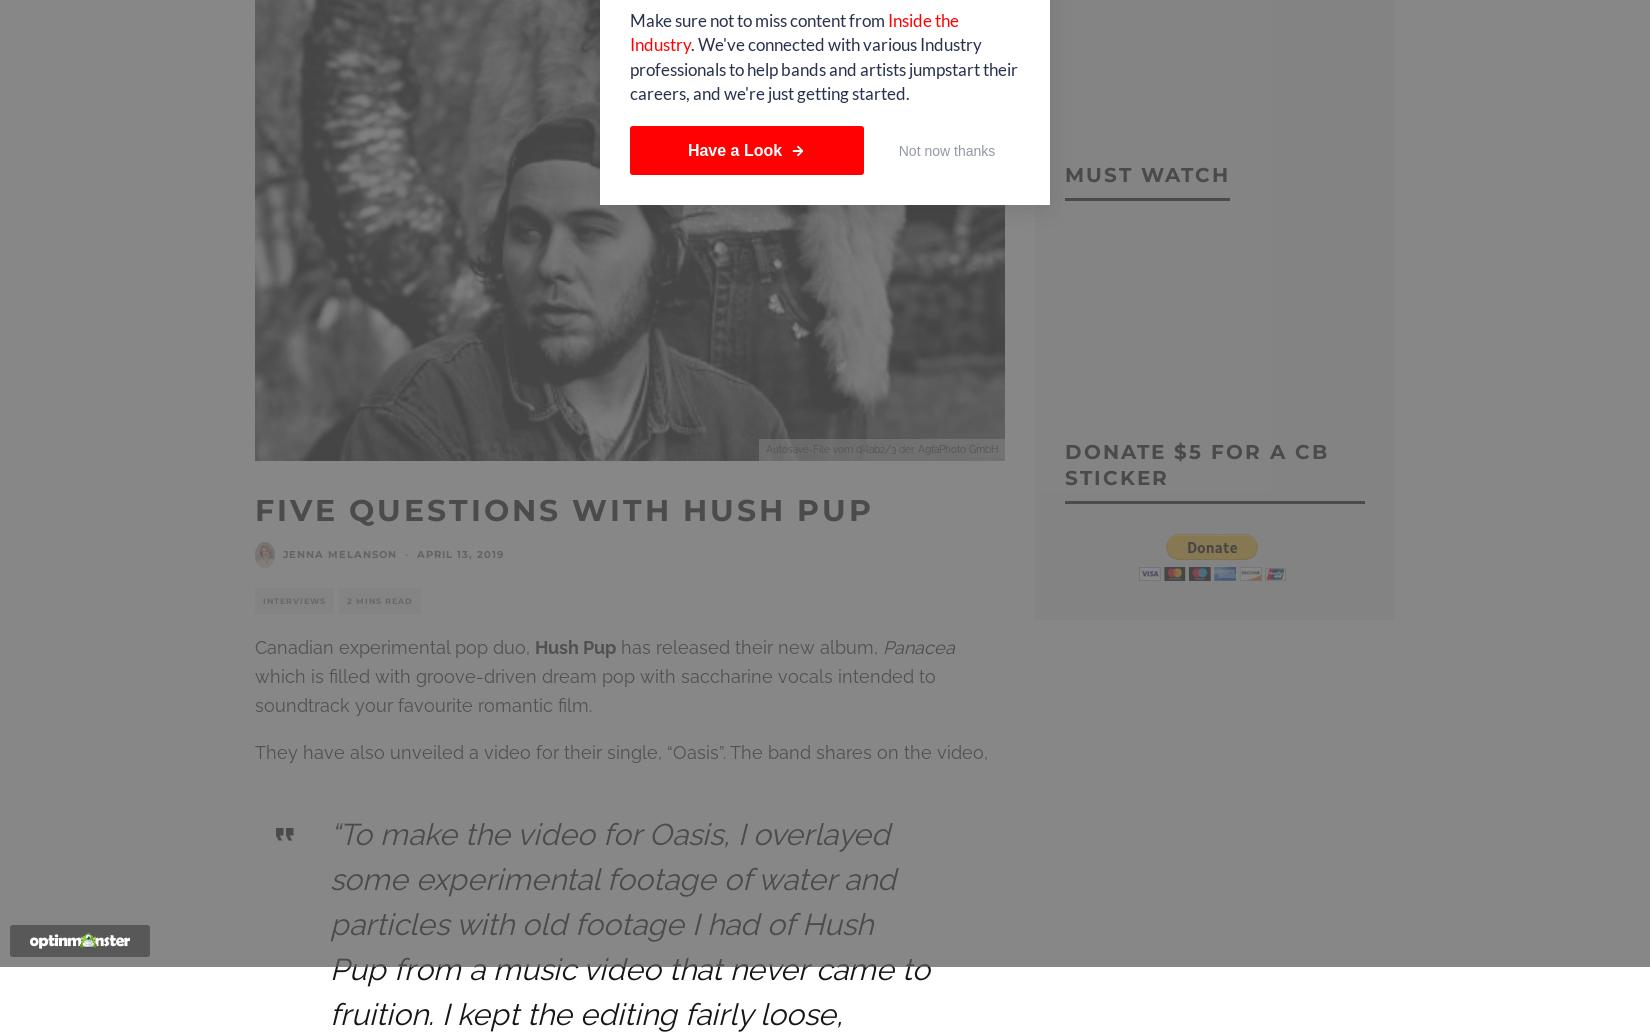 The width and height of the screenshot is (1650, 1033). Describe the element at coordinates (919, 646) in the screenshot. I see `'Panacea'` at that location.